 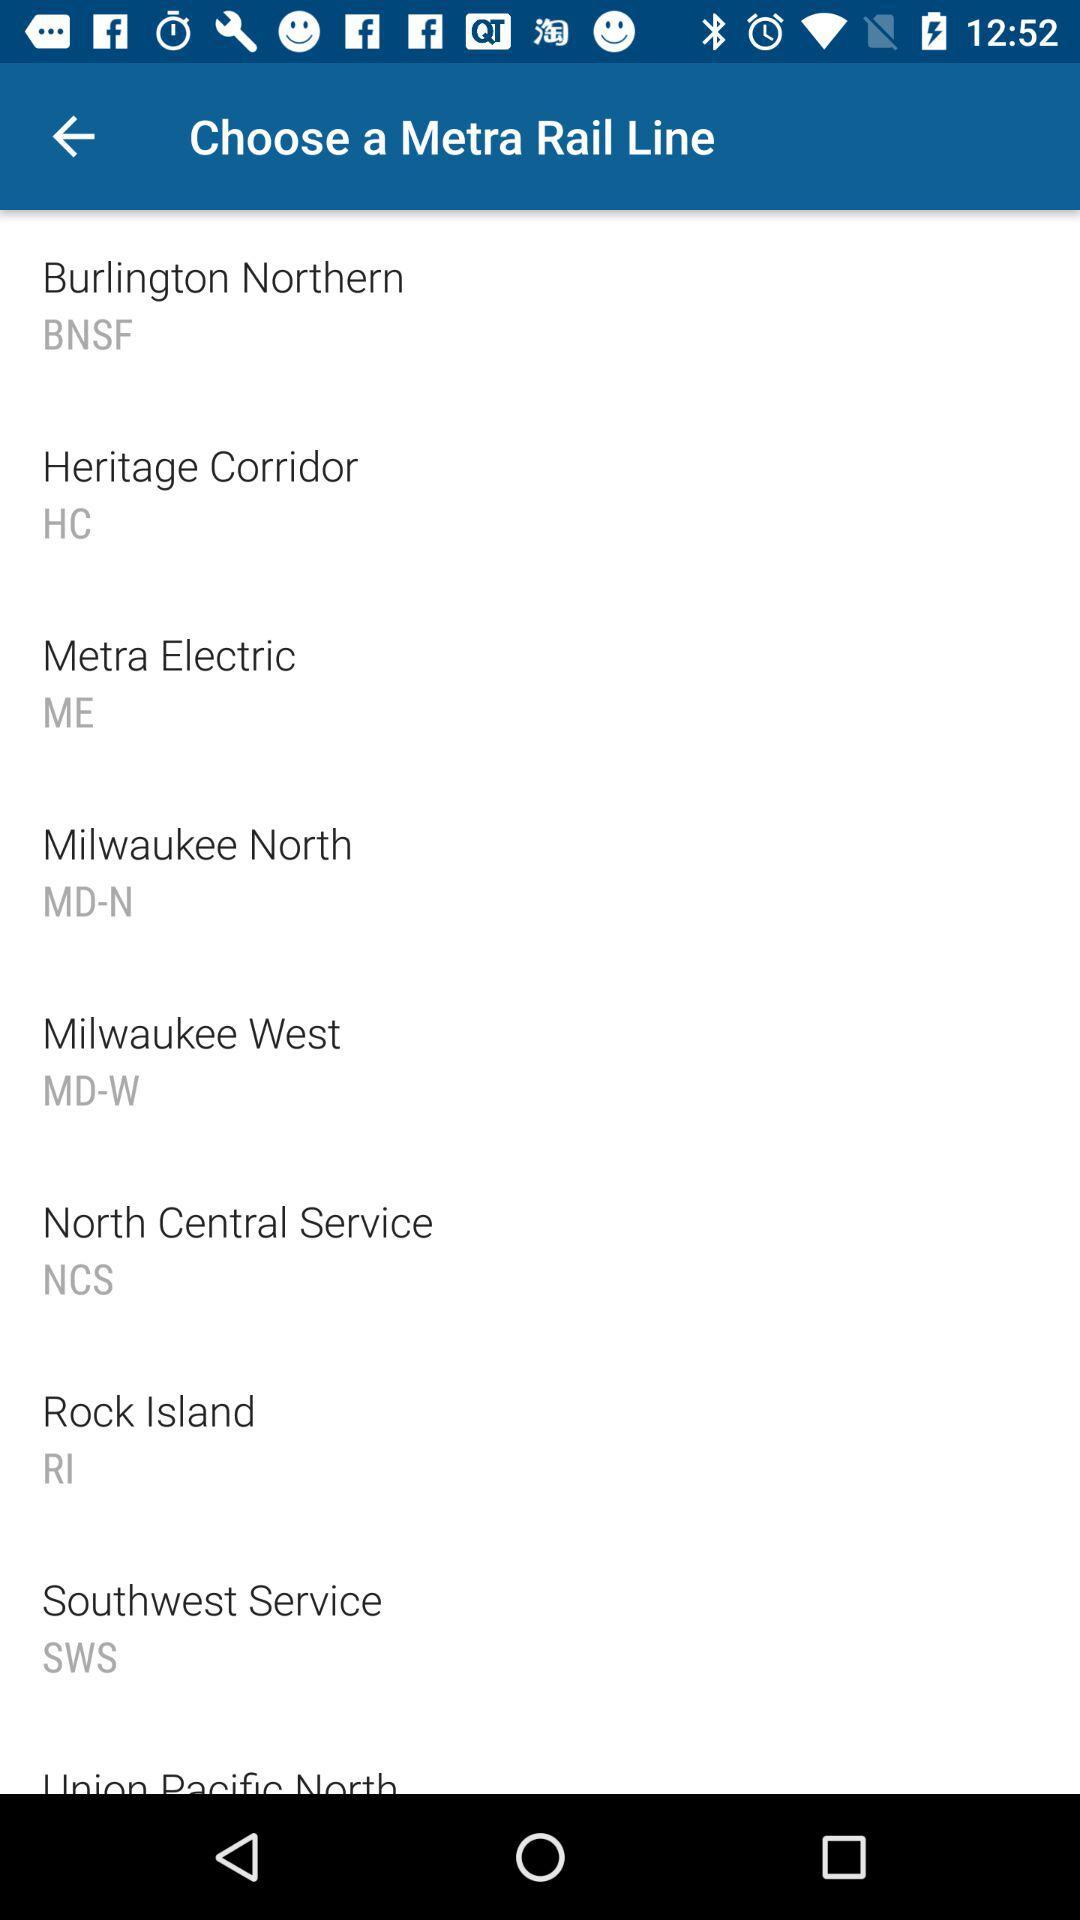 What do you see at coordinates (72, 135) in the screenshot?
I see `item next to choose a metra` at bounding box center [72, 135].